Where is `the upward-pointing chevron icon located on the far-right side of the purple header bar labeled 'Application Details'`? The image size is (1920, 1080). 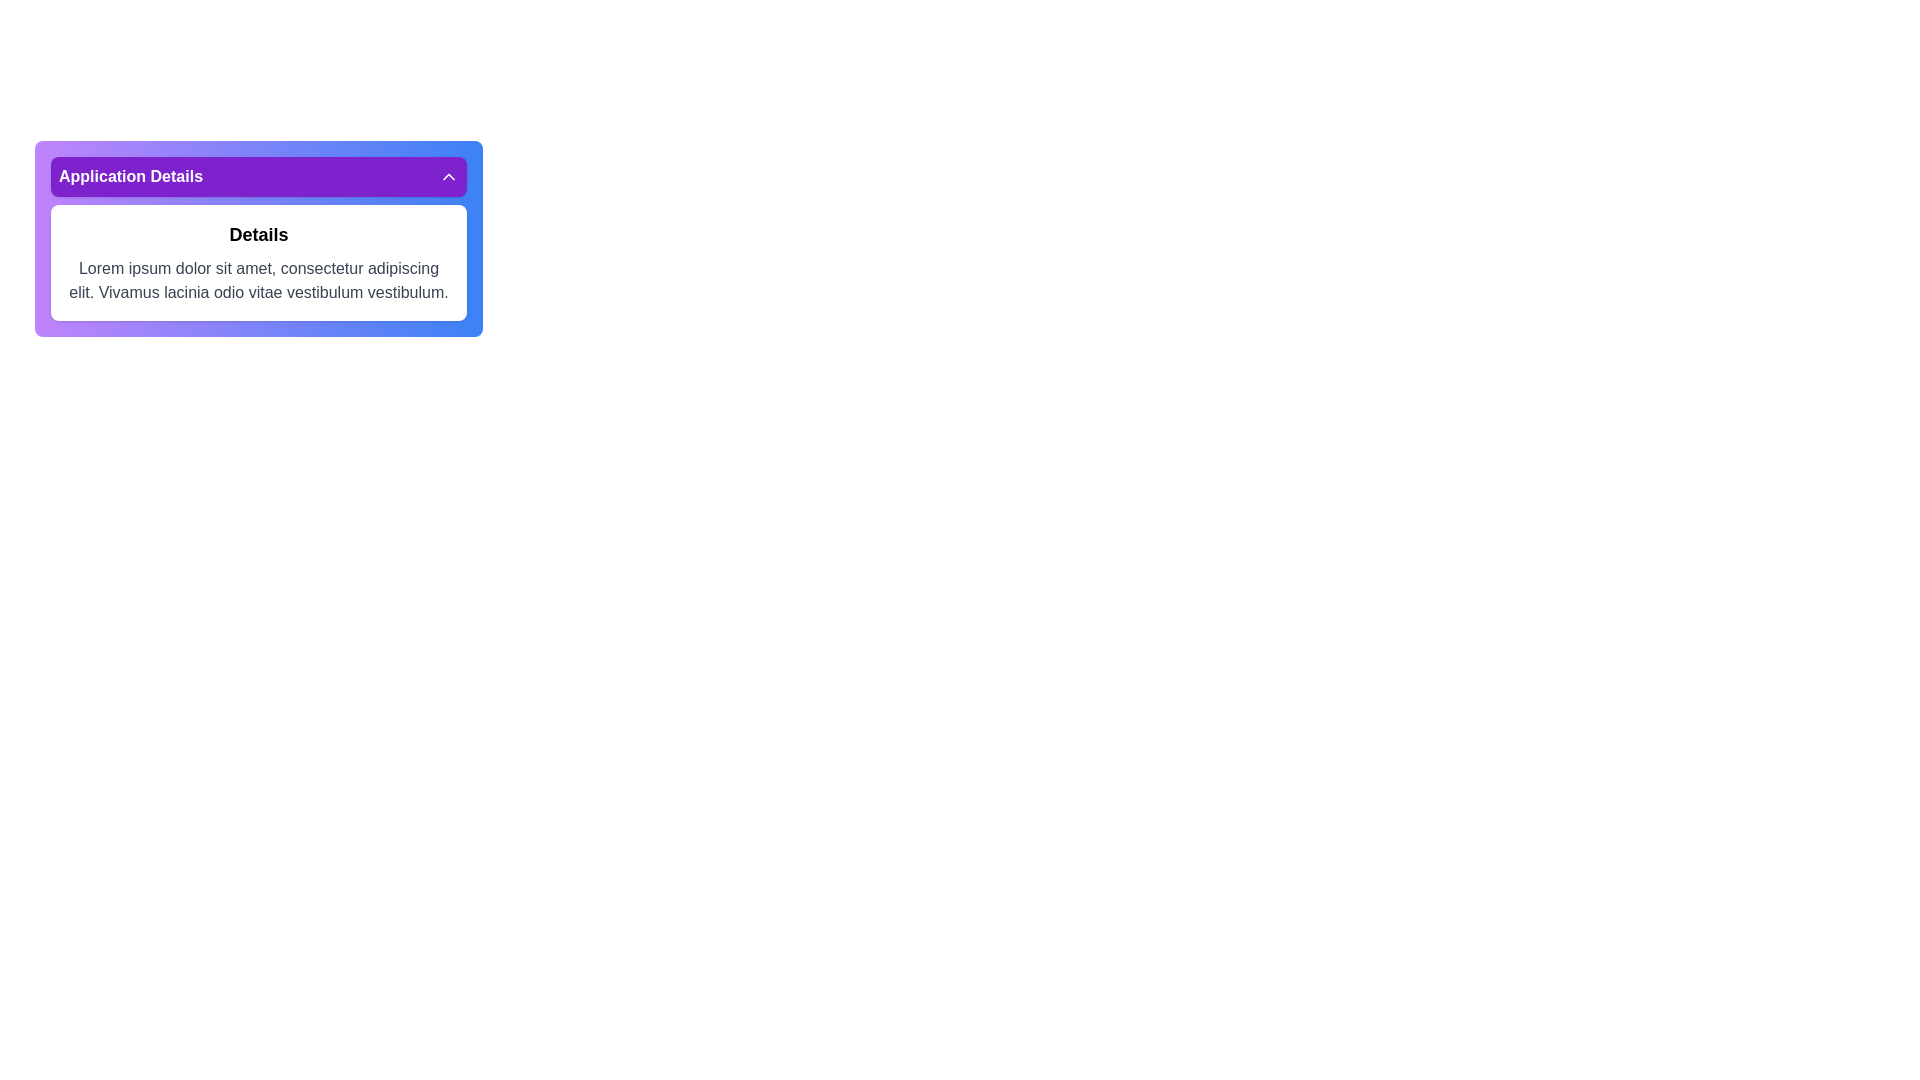 the upward-pointing chevron icon located on the far-right side of the purple header bar labeled 'Application Details' is located at coordinates (448, 176).